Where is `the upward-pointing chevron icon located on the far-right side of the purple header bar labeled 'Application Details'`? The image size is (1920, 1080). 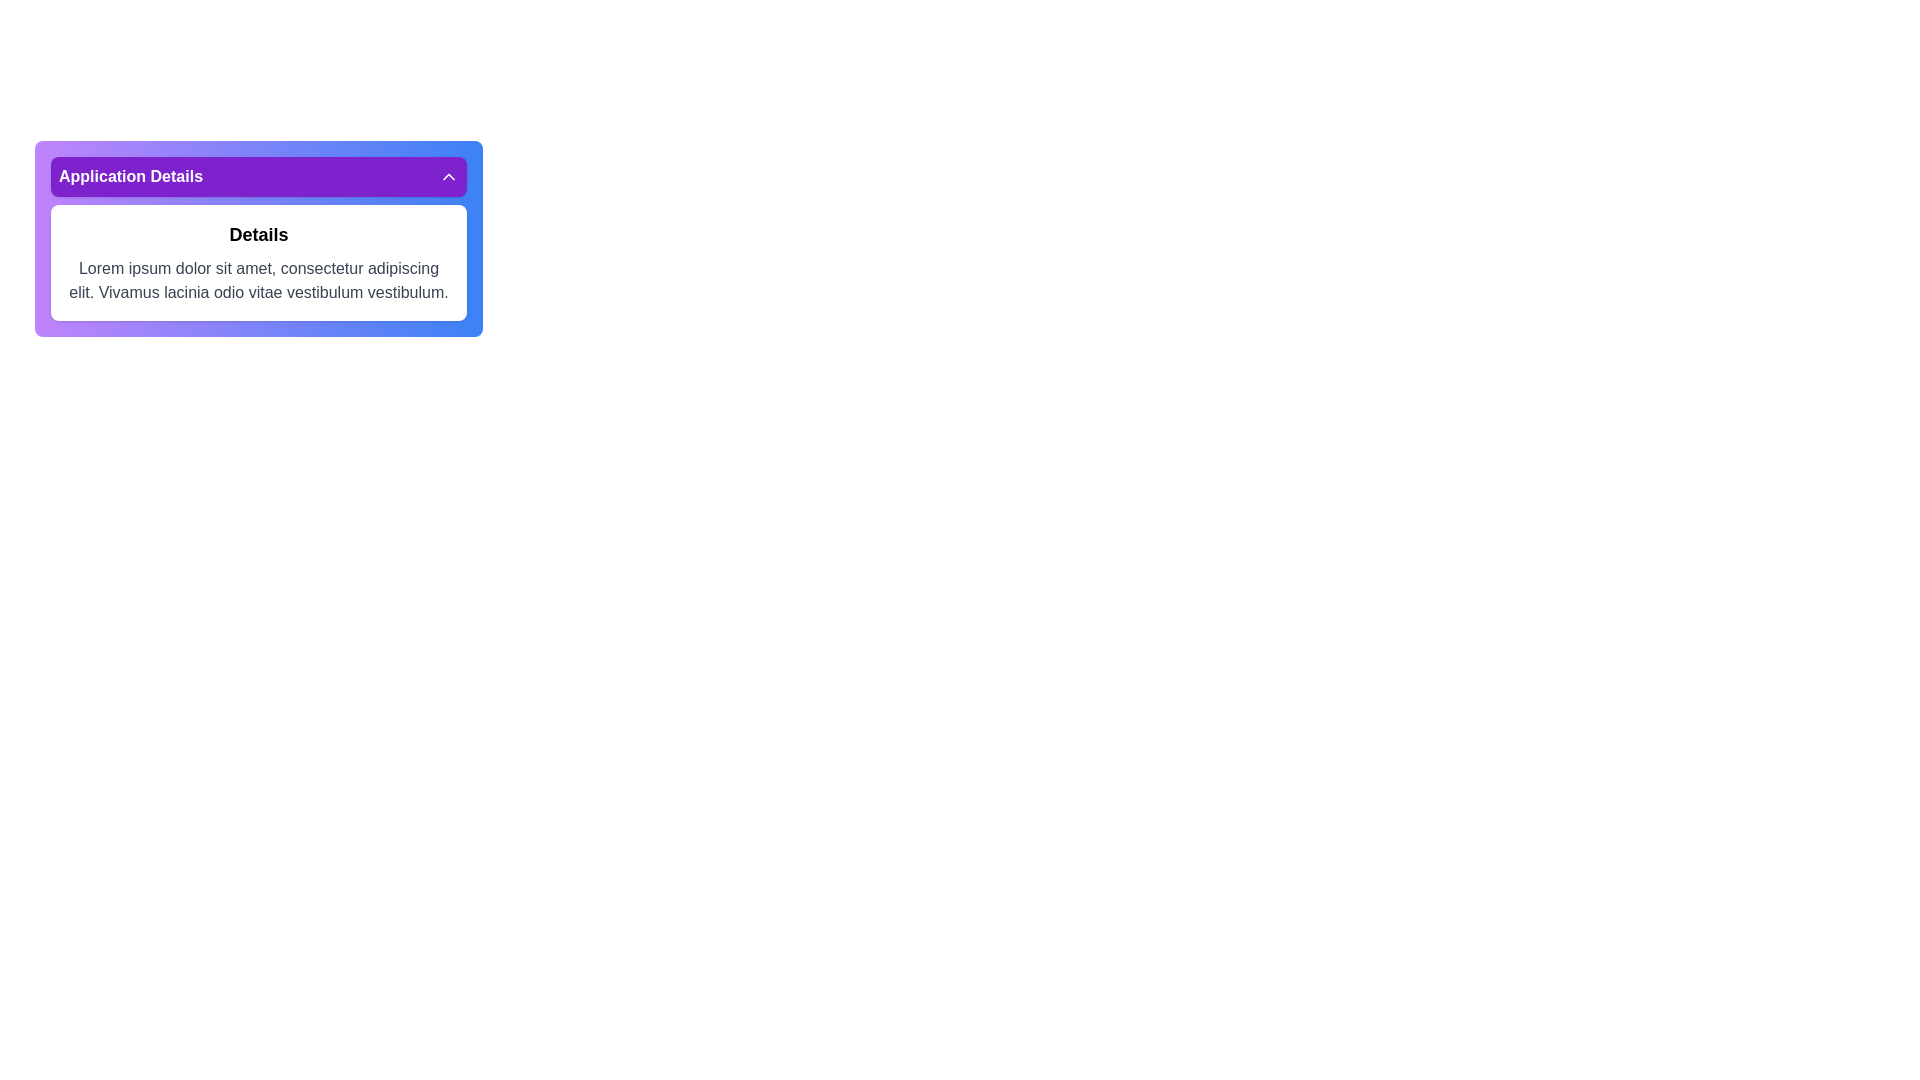 the upward-pointing chevron icon located on the far-right side of the purple header bar labeled 'Application Details' is located at coordinates (448, 176).